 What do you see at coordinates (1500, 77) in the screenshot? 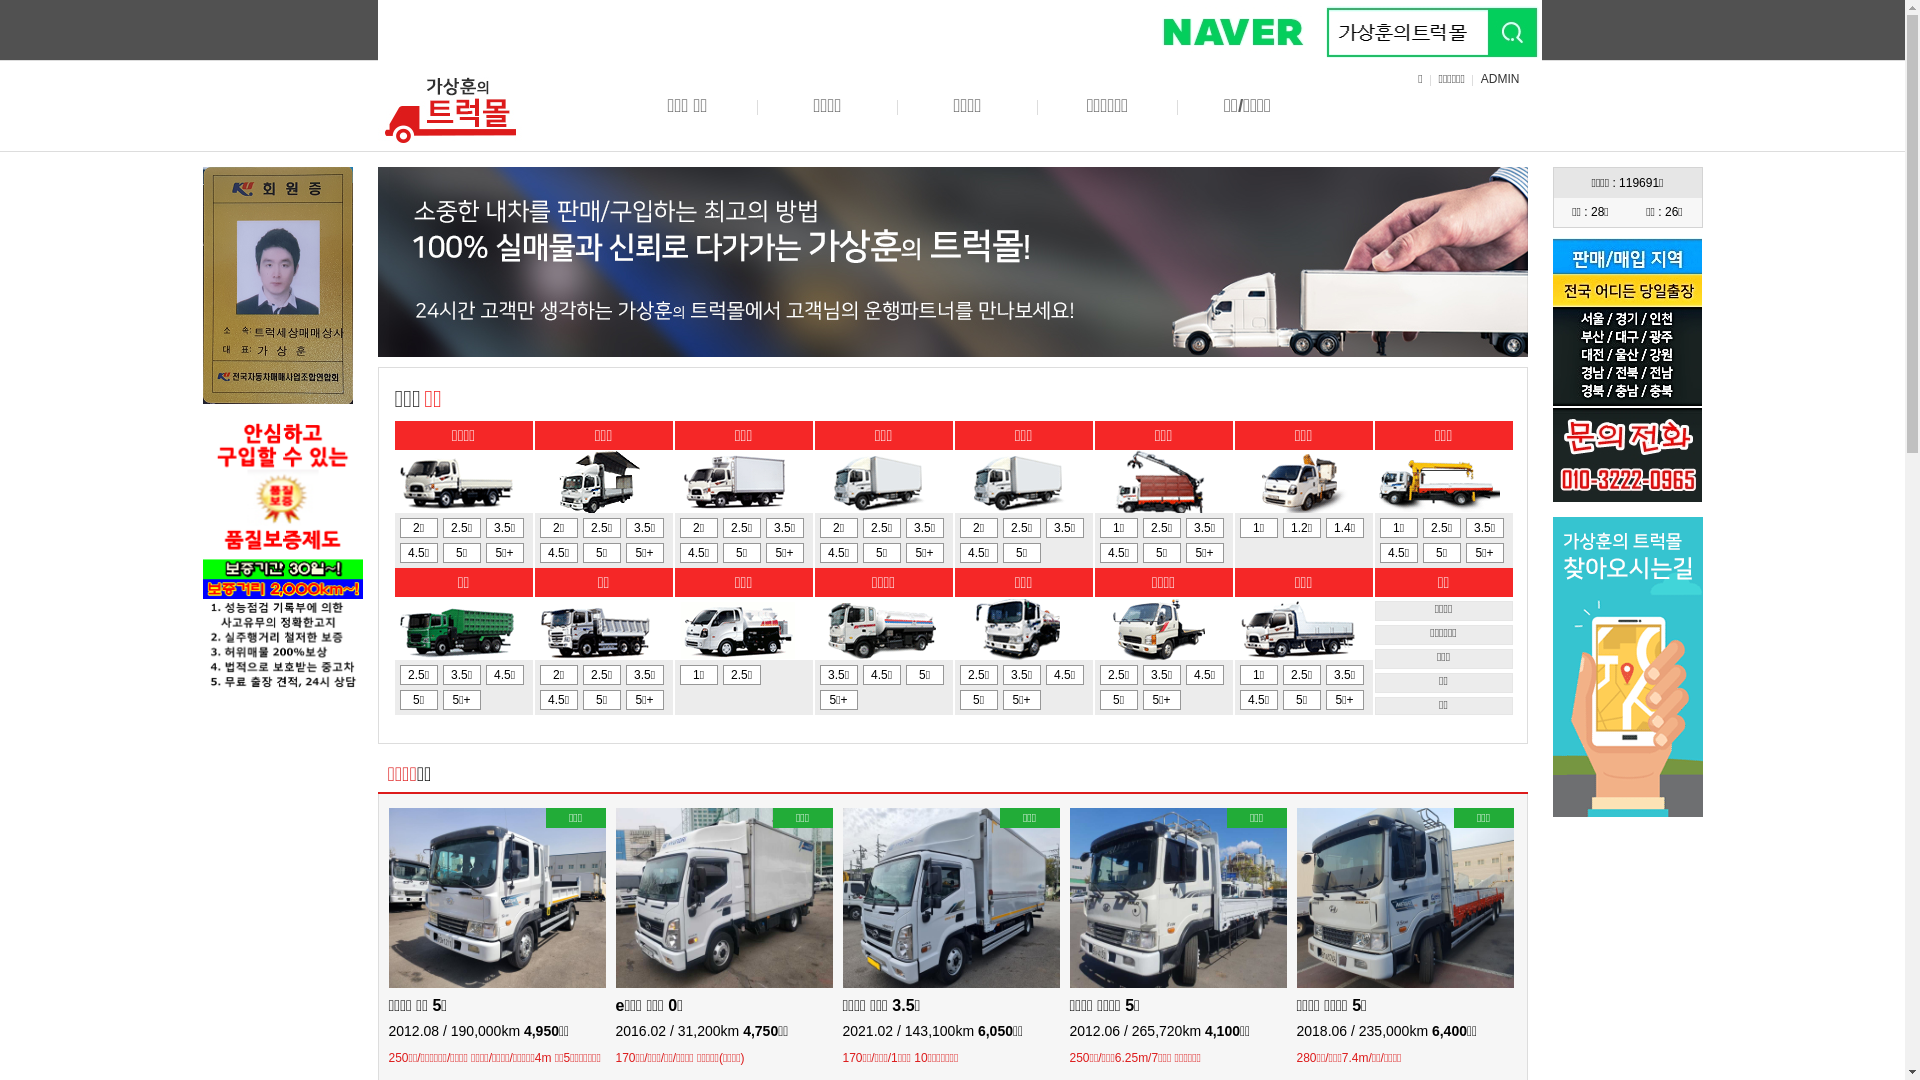
I see `'ADMIN'` at bounding box center [1500, 77].